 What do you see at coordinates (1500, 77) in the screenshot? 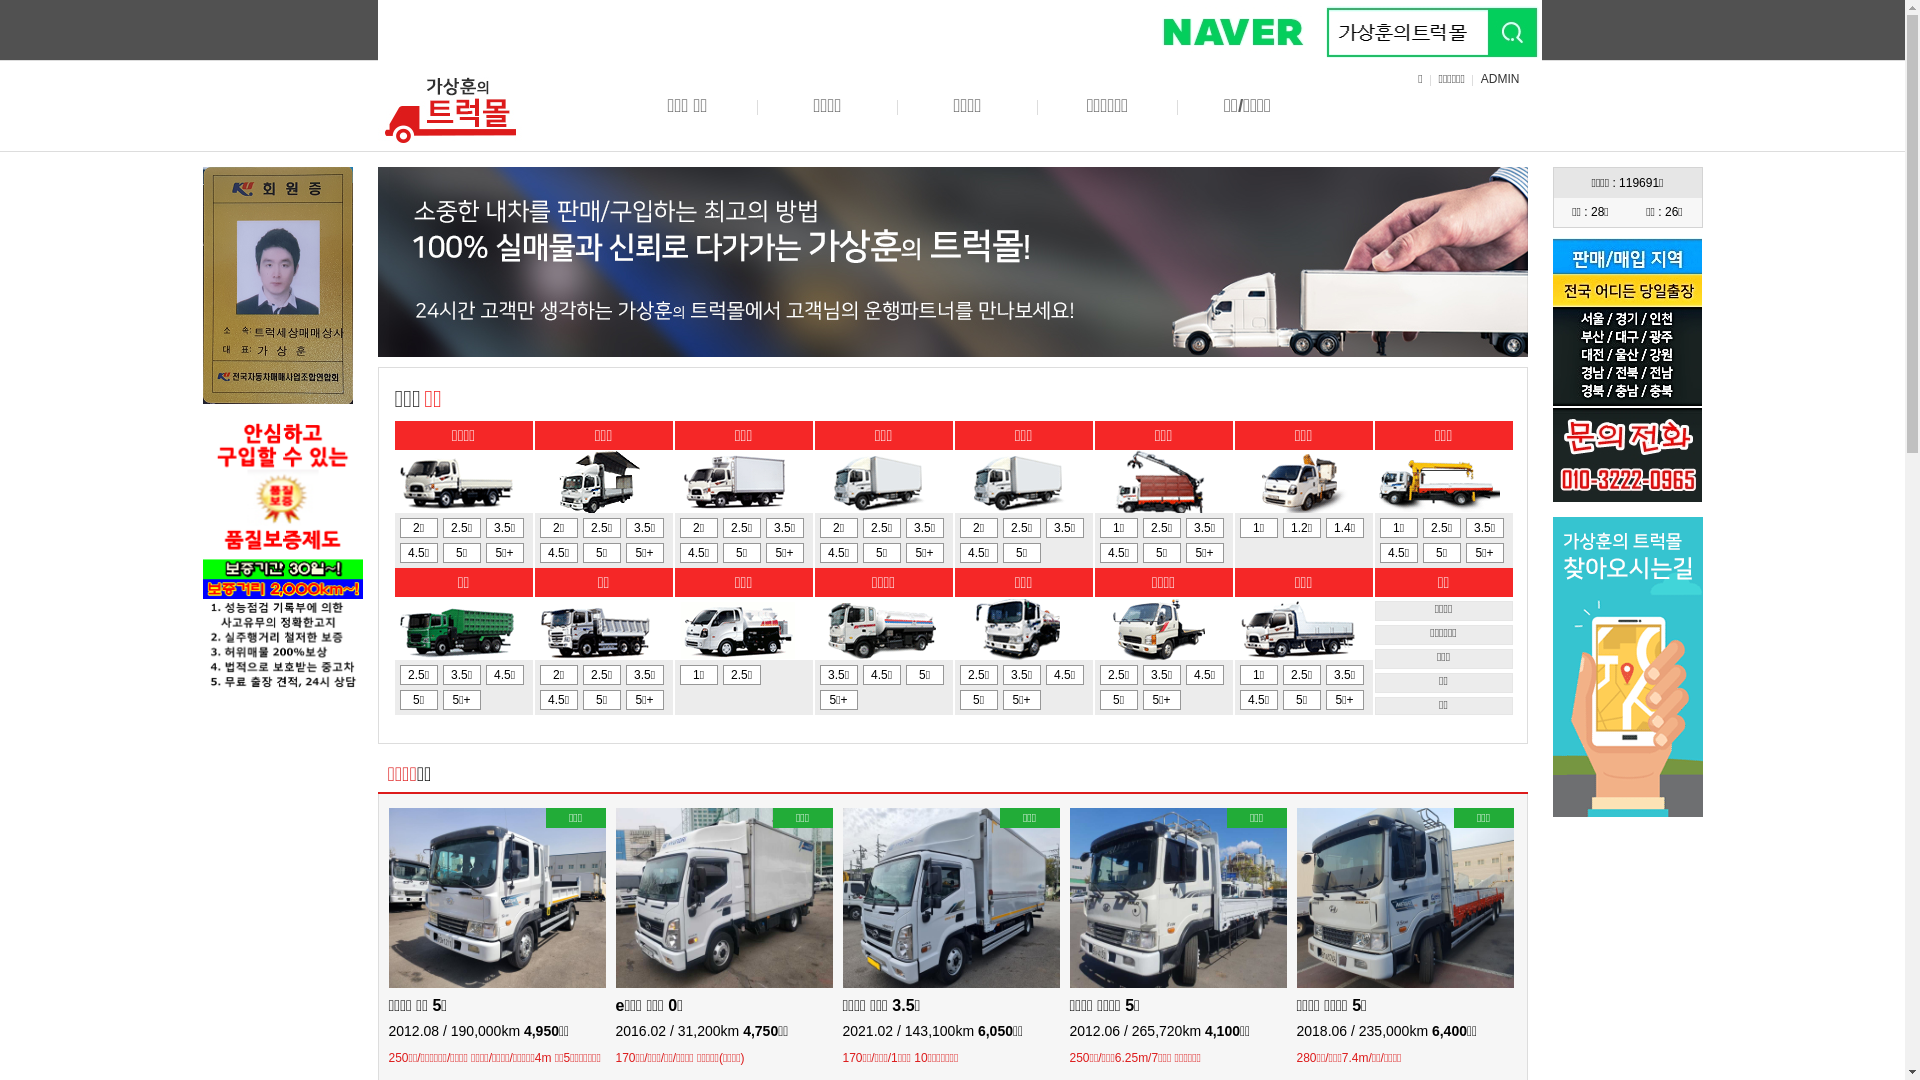
I see `'ADMIN'` at bounding box center [1500, 77].